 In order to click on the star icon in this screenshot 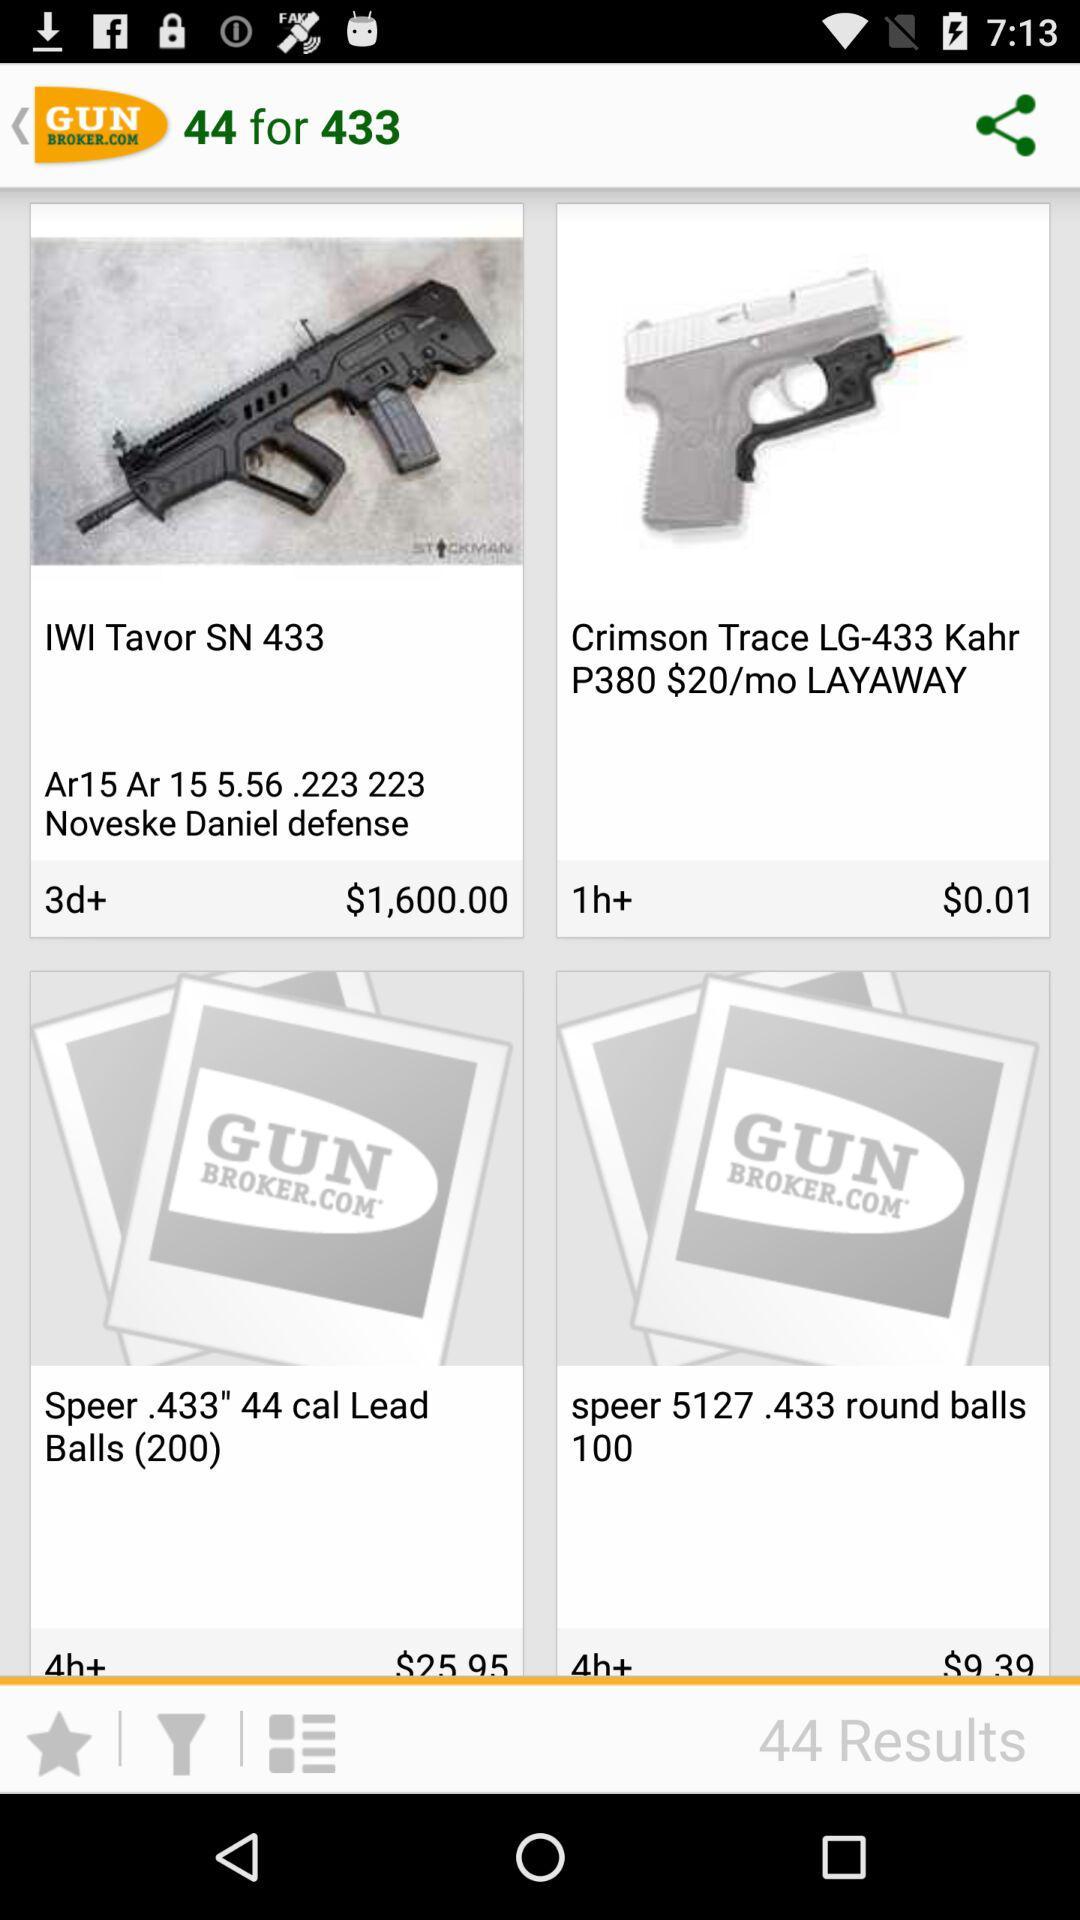, I will do `click(58, 1860)`.